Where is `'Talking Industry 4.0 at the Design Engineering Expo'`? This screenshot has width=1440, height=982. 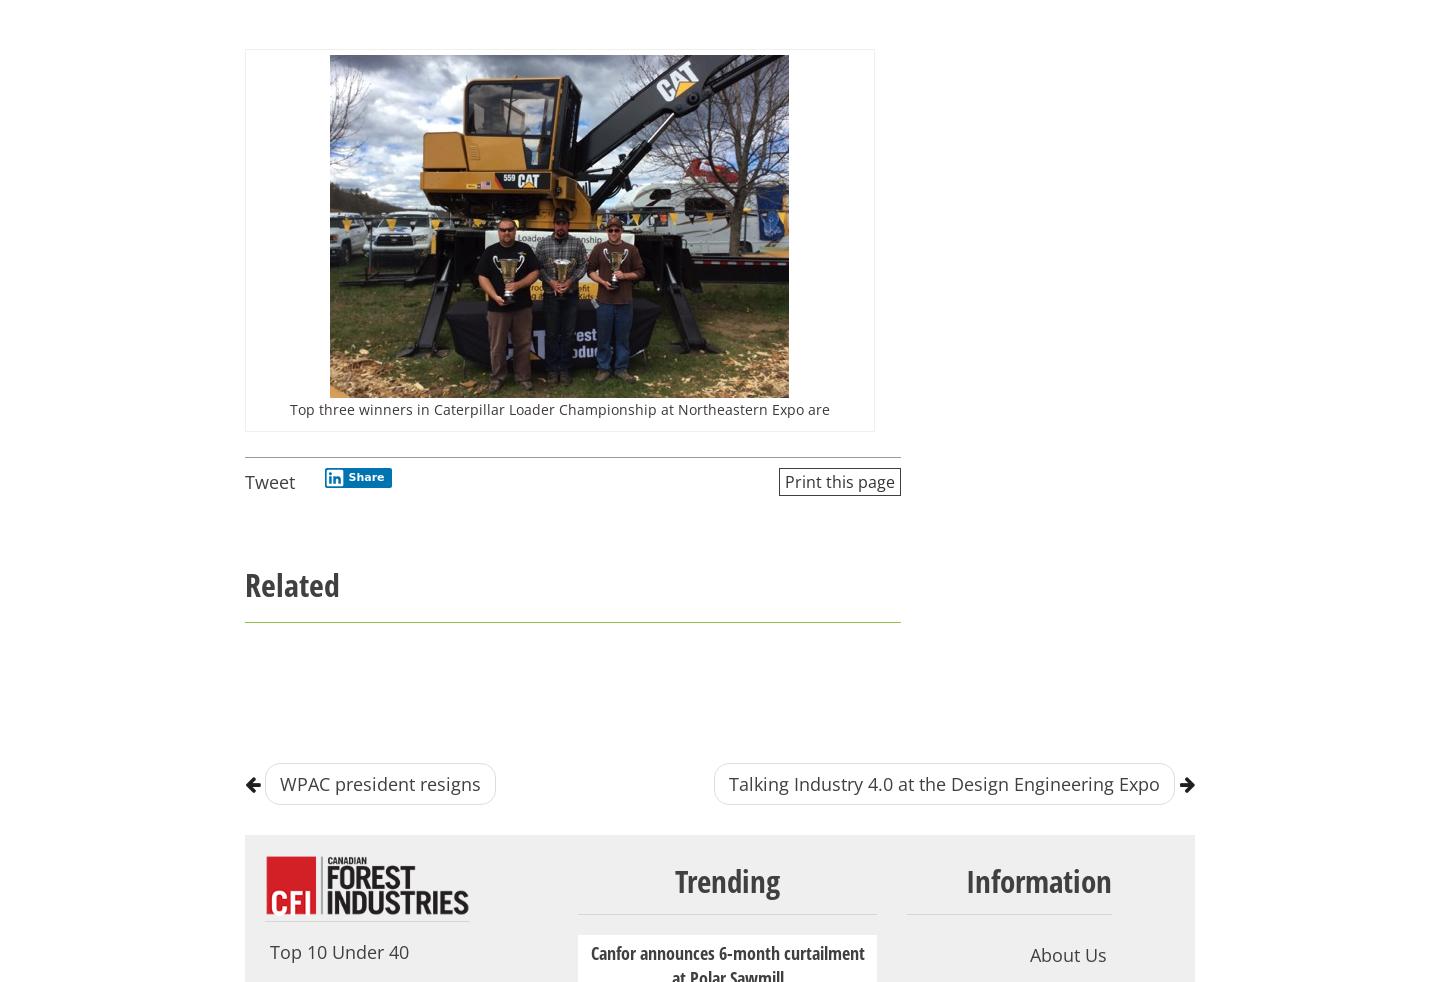 'Talking Industry 4.0 at the Design Engineering Expo' is located at coordinates (944, 783).